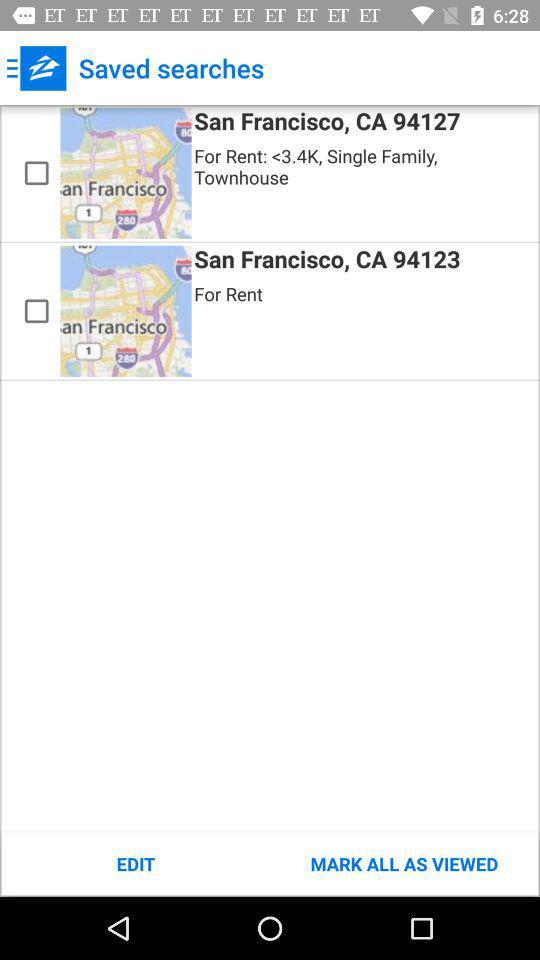 The width and height of the screenshot is (540, 960). What do you see at coordinates (404, 863) in the screenshot?
I see `the mark all as item` at bounding box center [404, 863].